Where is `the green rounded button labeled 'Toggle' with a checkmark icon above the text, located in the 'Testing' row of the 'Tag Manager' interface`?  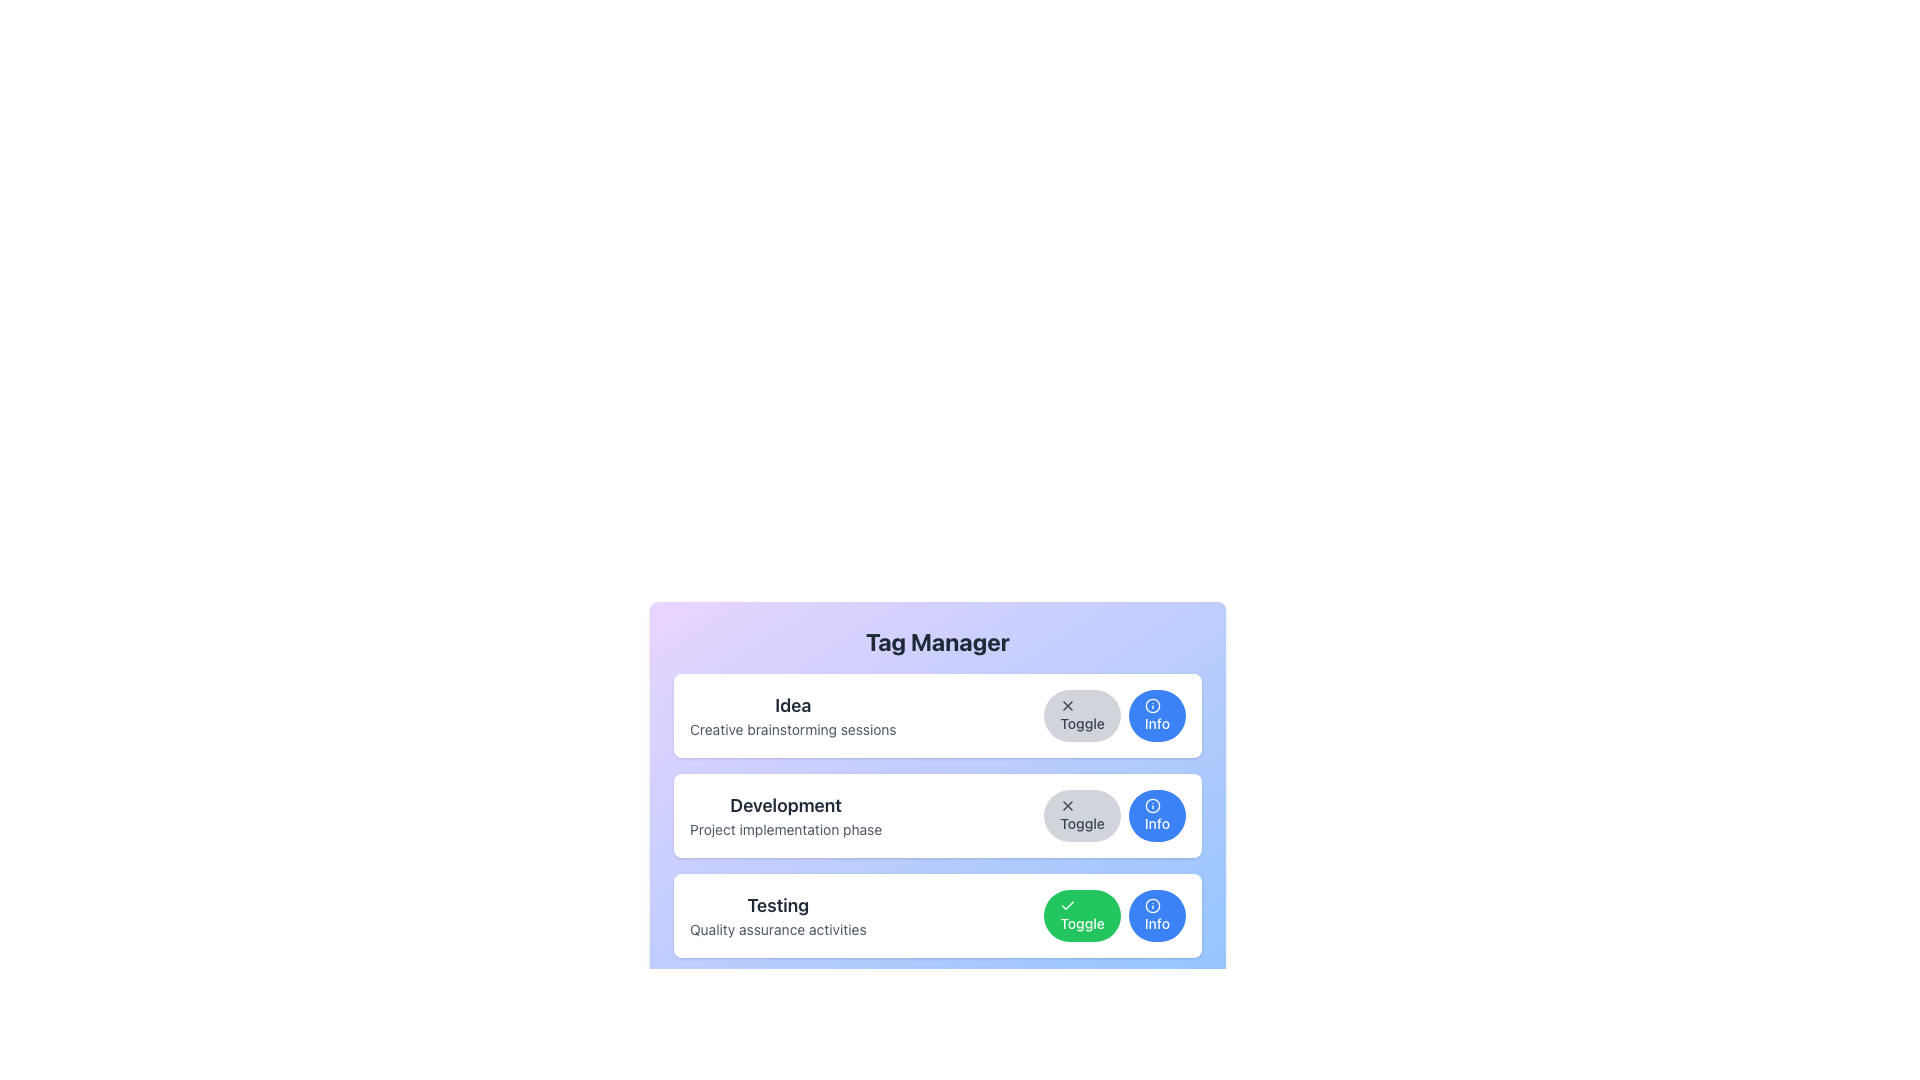
the green rounded button labeled 'Toggle' with a checkmark icon above the text, located in the 'Testing' row of the 'Tag Manager' interface is located at coordinates (1081, 915).